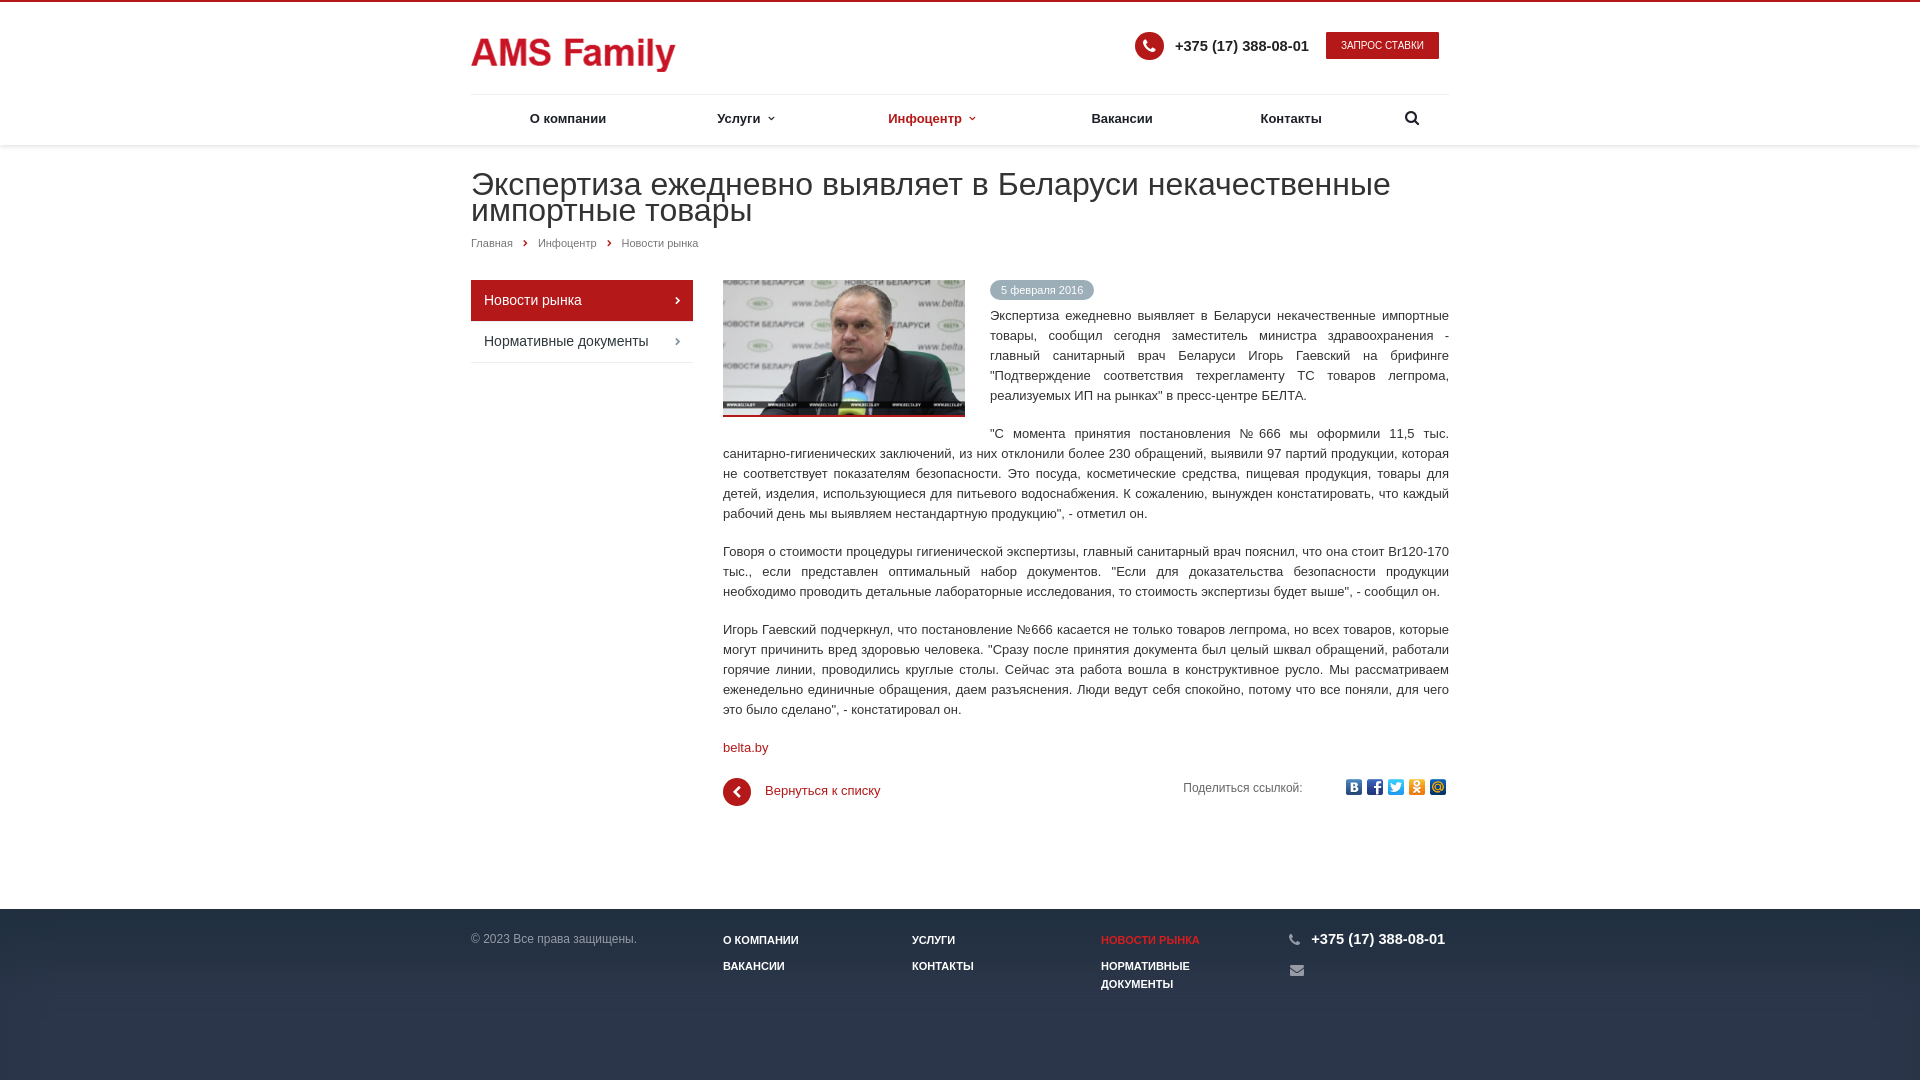 The height and width of the screenshot is (1080, 1920). Describe the element at coordinates (1395, 785) in the screenshot. I see `'Twitter'` at that location.